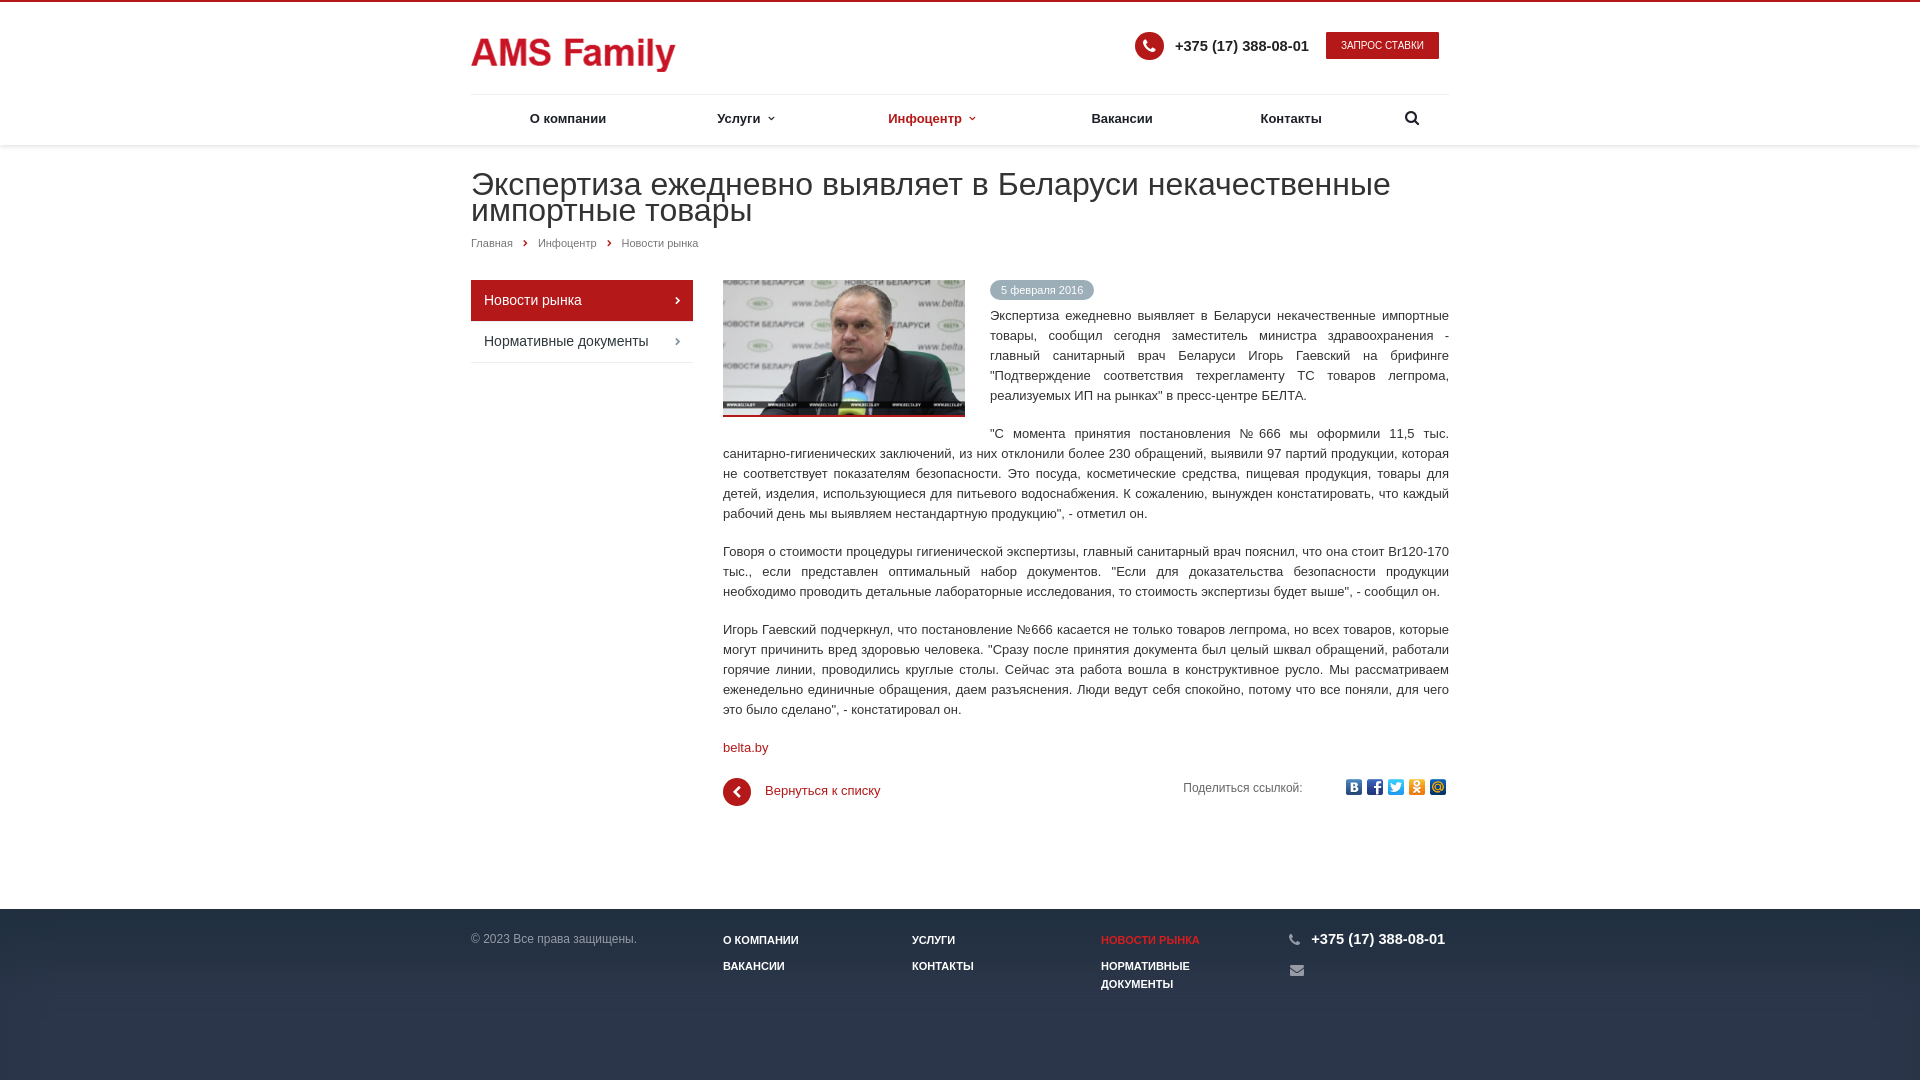 The height and width of the screenshot is (1080, 1920). Describe the element at coordinates (1395, 785) in the screenshot. I see `'Twitter'` at that location.